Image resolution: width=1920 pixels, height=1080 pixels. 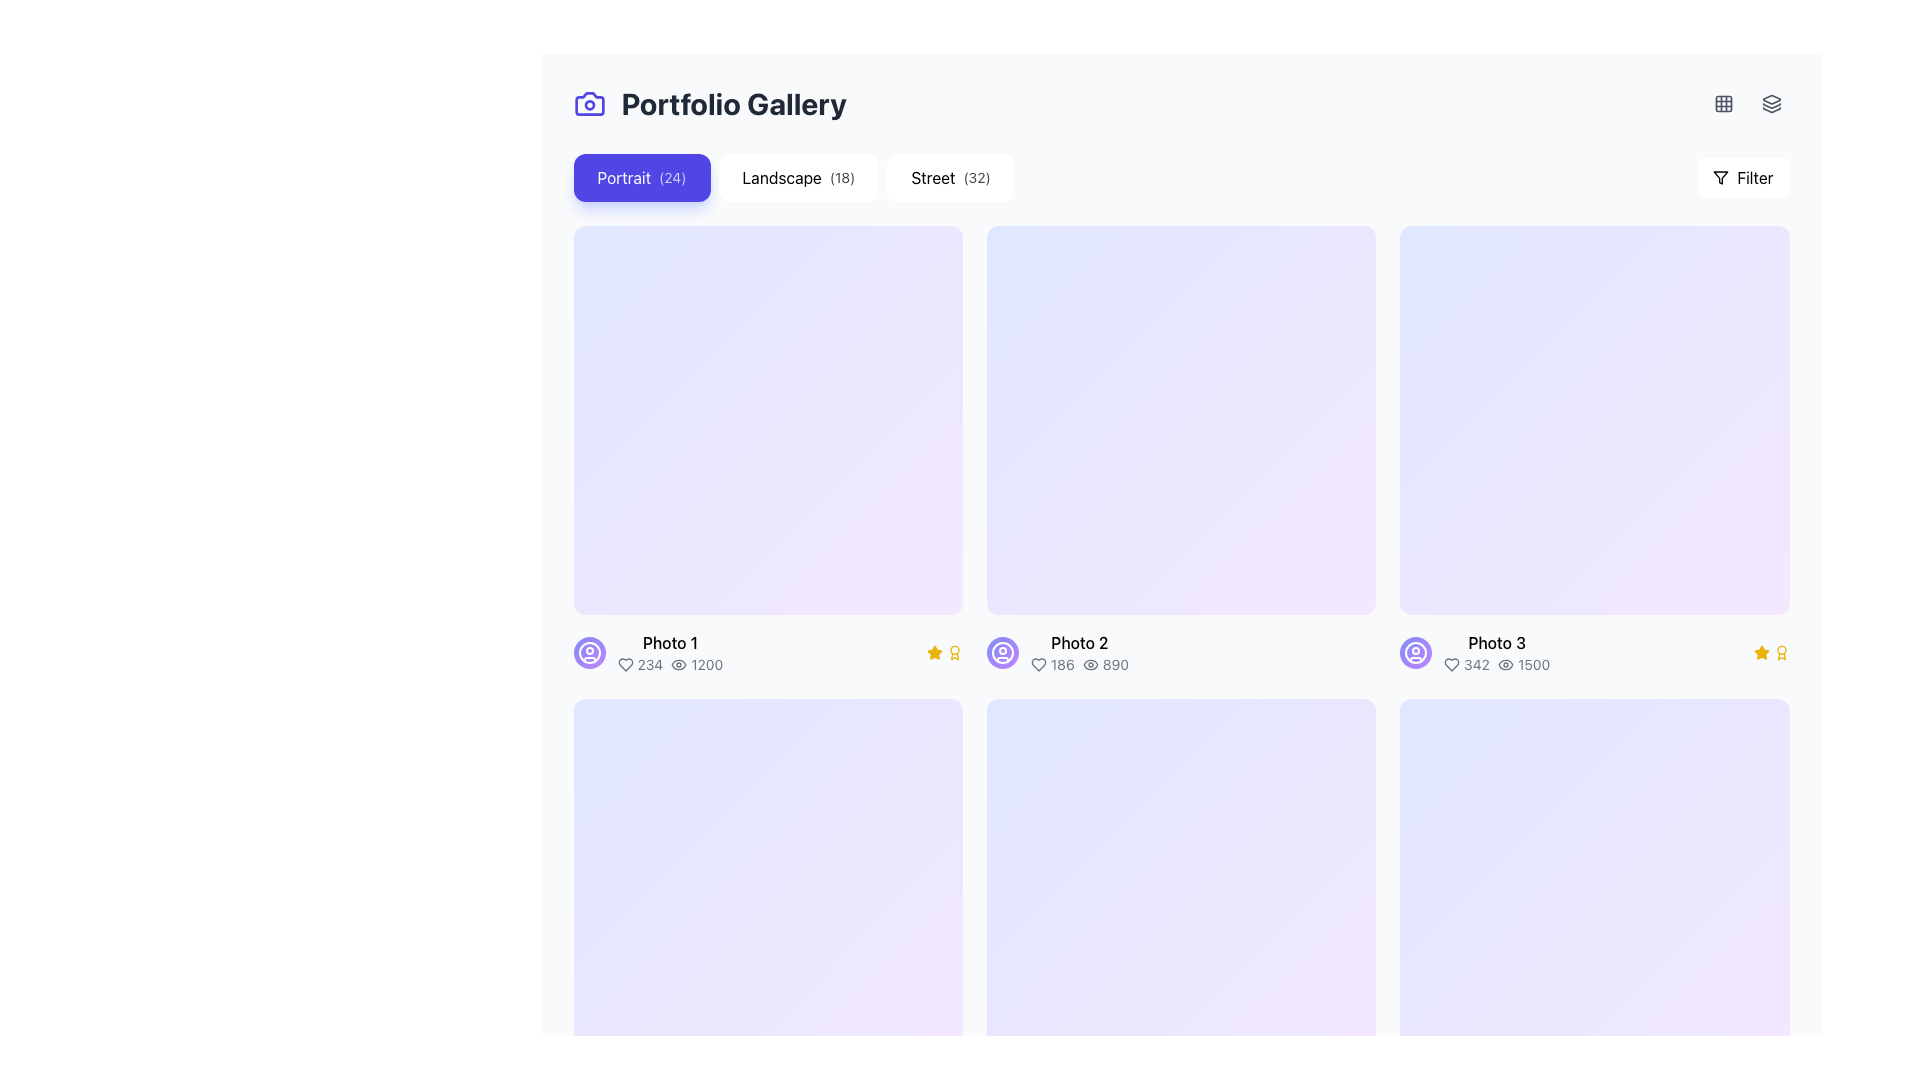 What do you see at coordinates (1754, 176) in the screenshot?
I see `the button that contains the label for activating the filter functionality, located near the upper-right corner of the interface, adjacent to a funnel icon` at bounding box center [1754, 176].